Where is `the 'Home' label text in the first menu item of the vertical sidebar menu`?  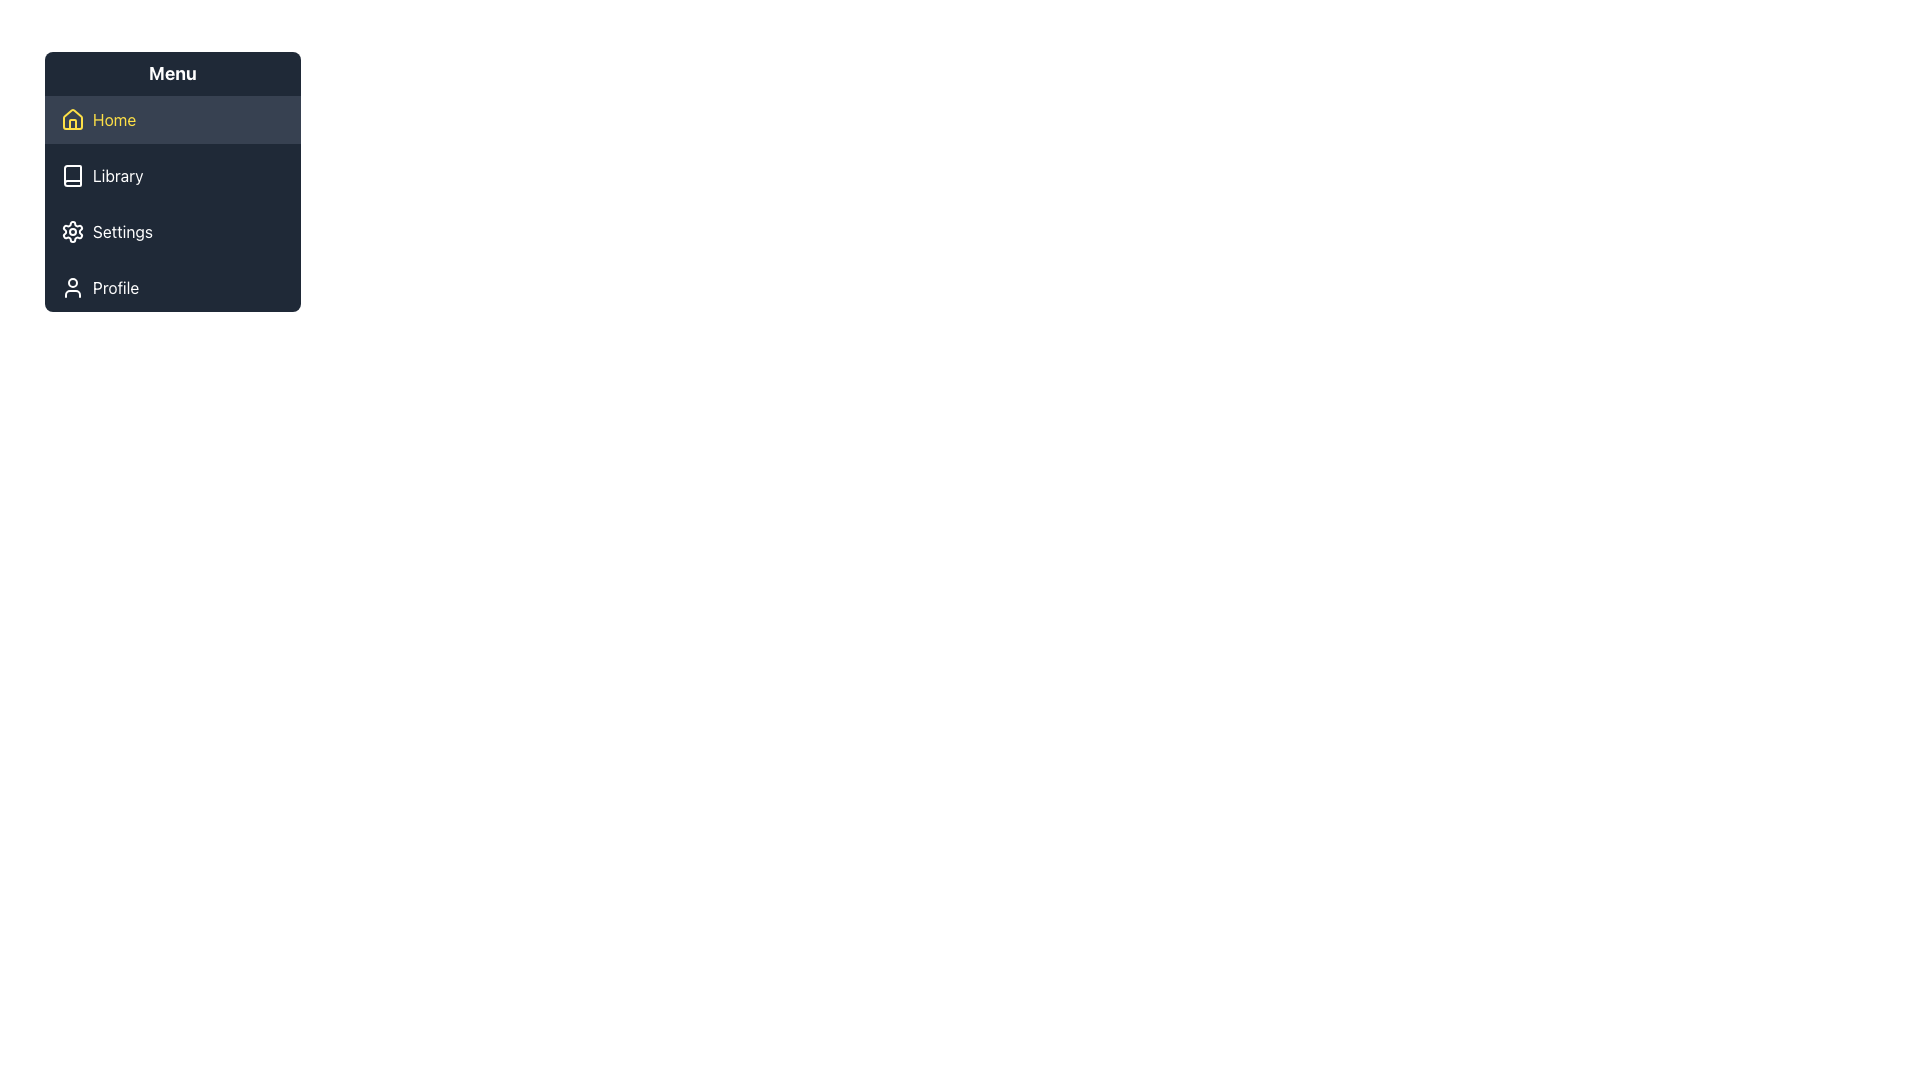 the 'Home' label text in the first menu item of the vertical sidebar menu is located at coordinates (113, 119).